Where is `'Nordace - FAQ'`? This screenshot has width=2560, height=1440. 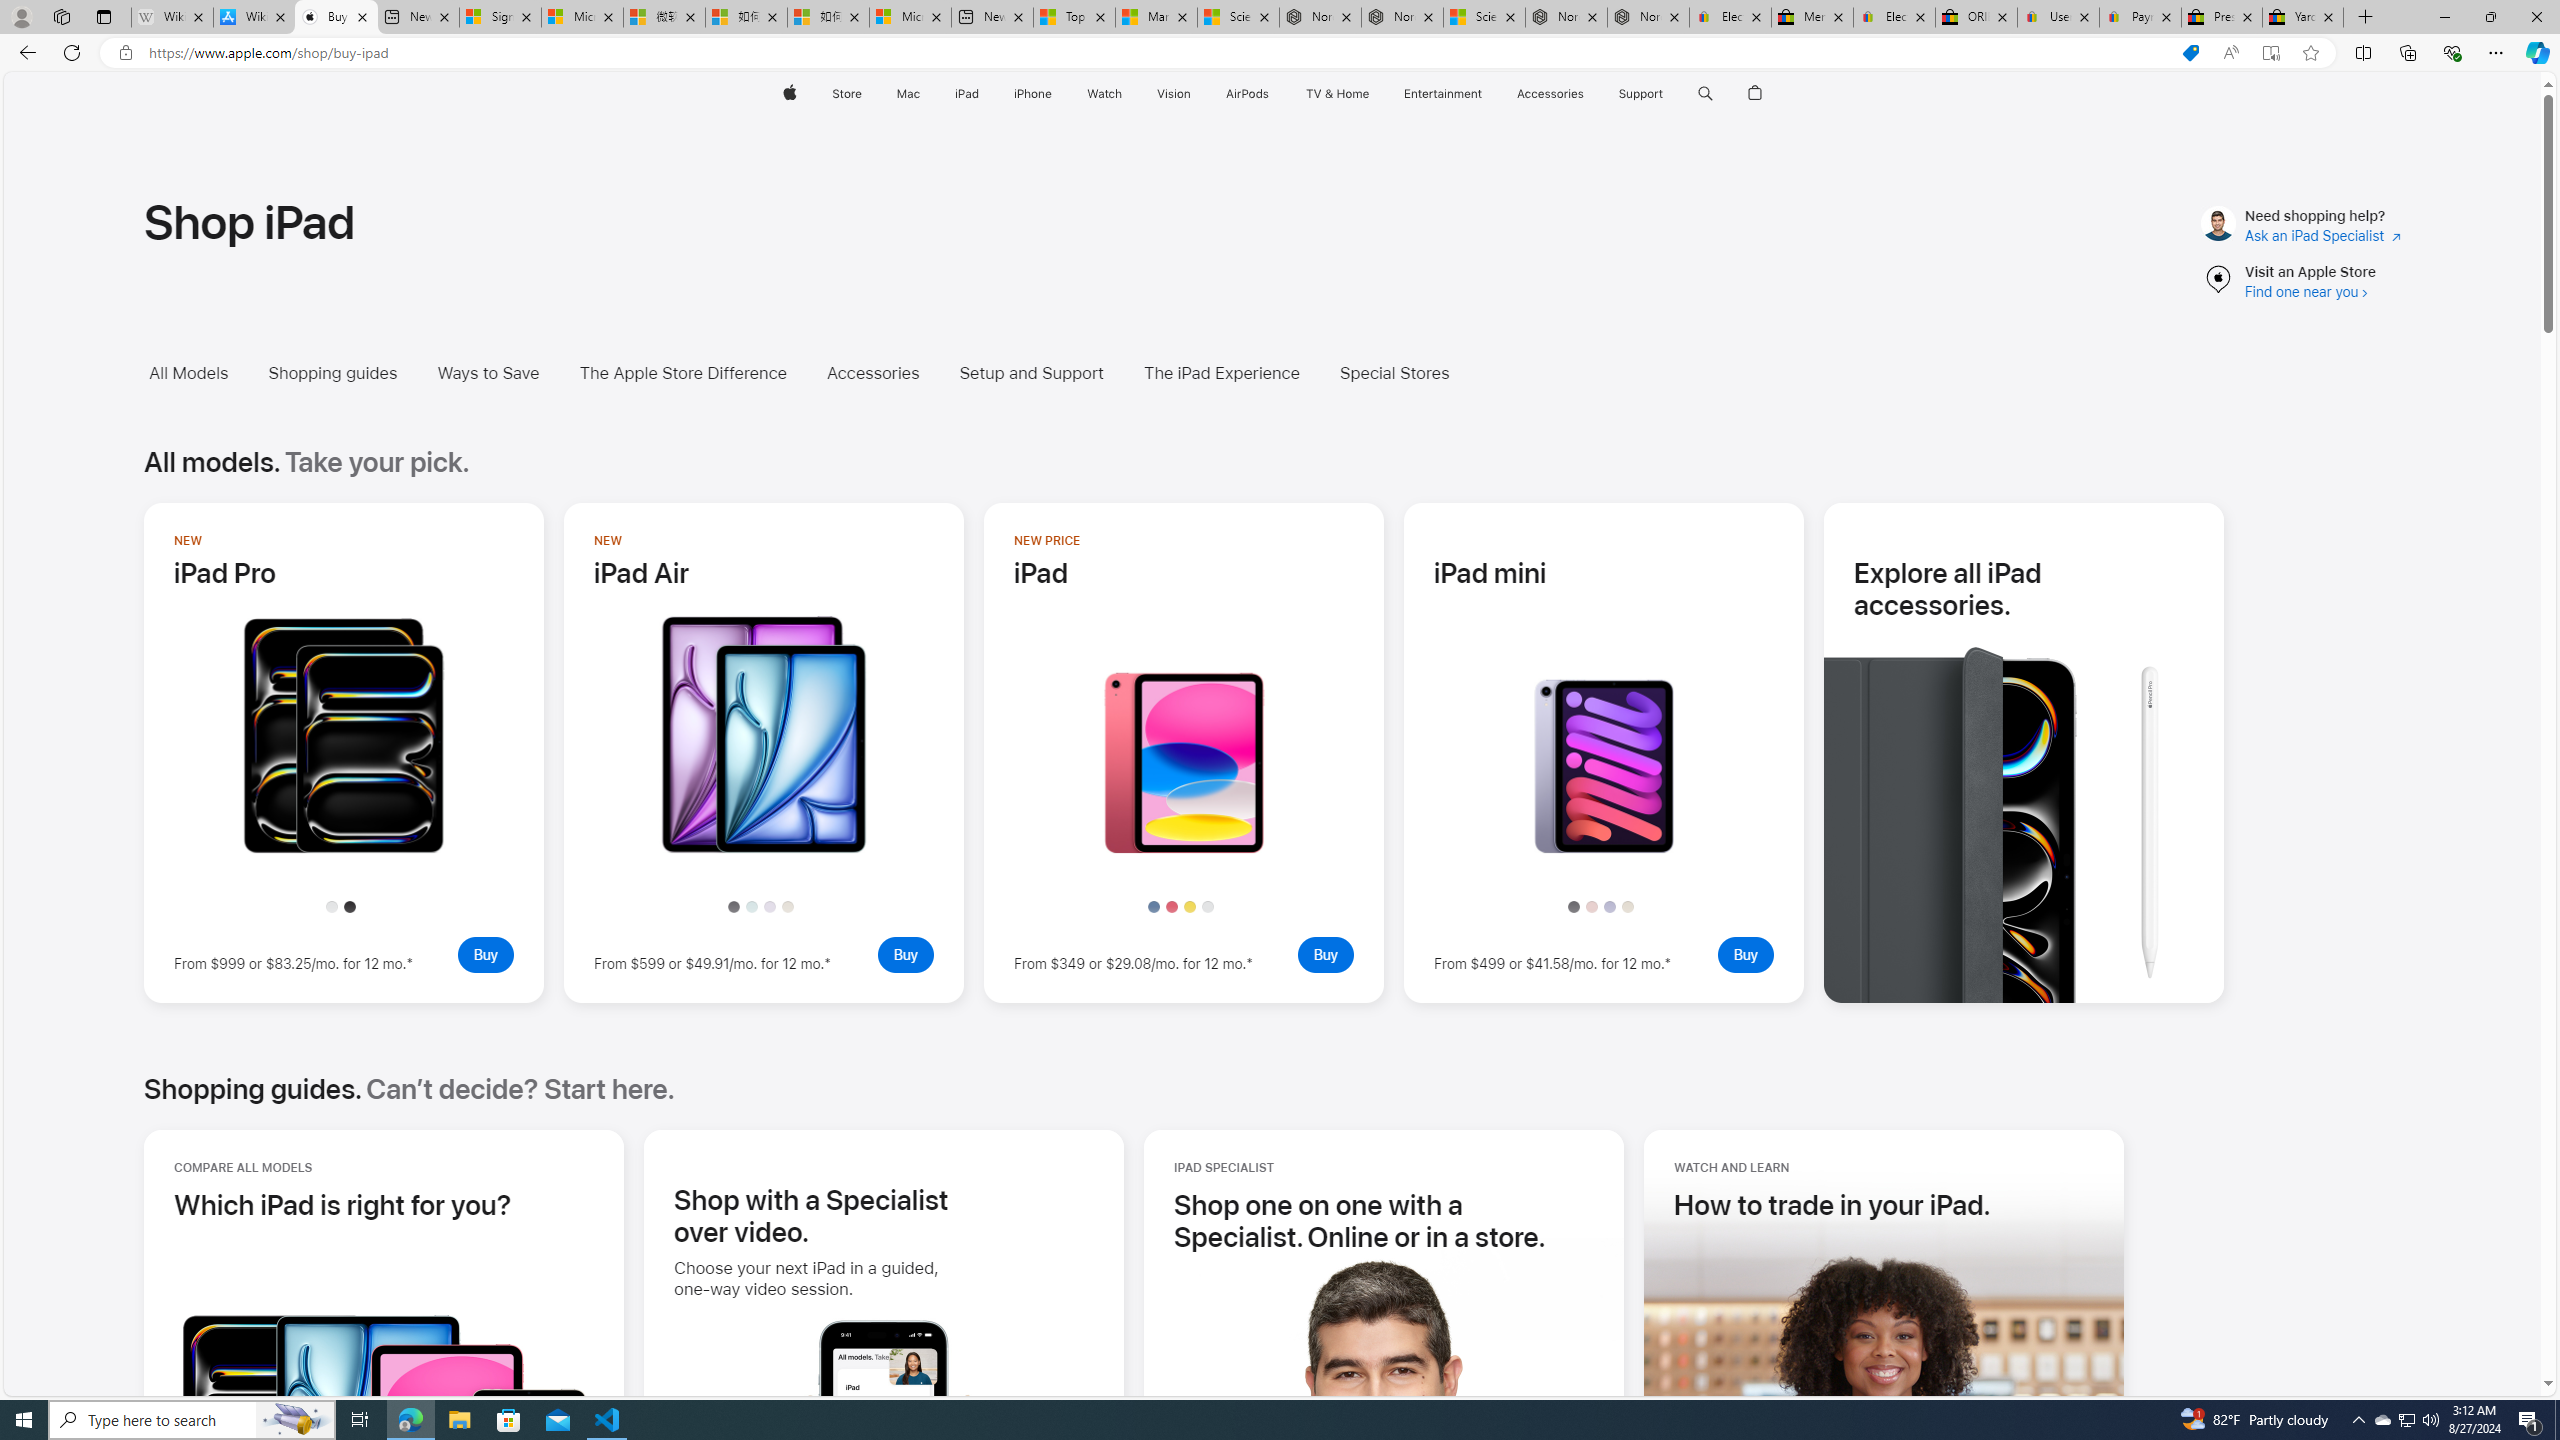
'Nordace - FAQ' is located at coordinates (1647, 16).